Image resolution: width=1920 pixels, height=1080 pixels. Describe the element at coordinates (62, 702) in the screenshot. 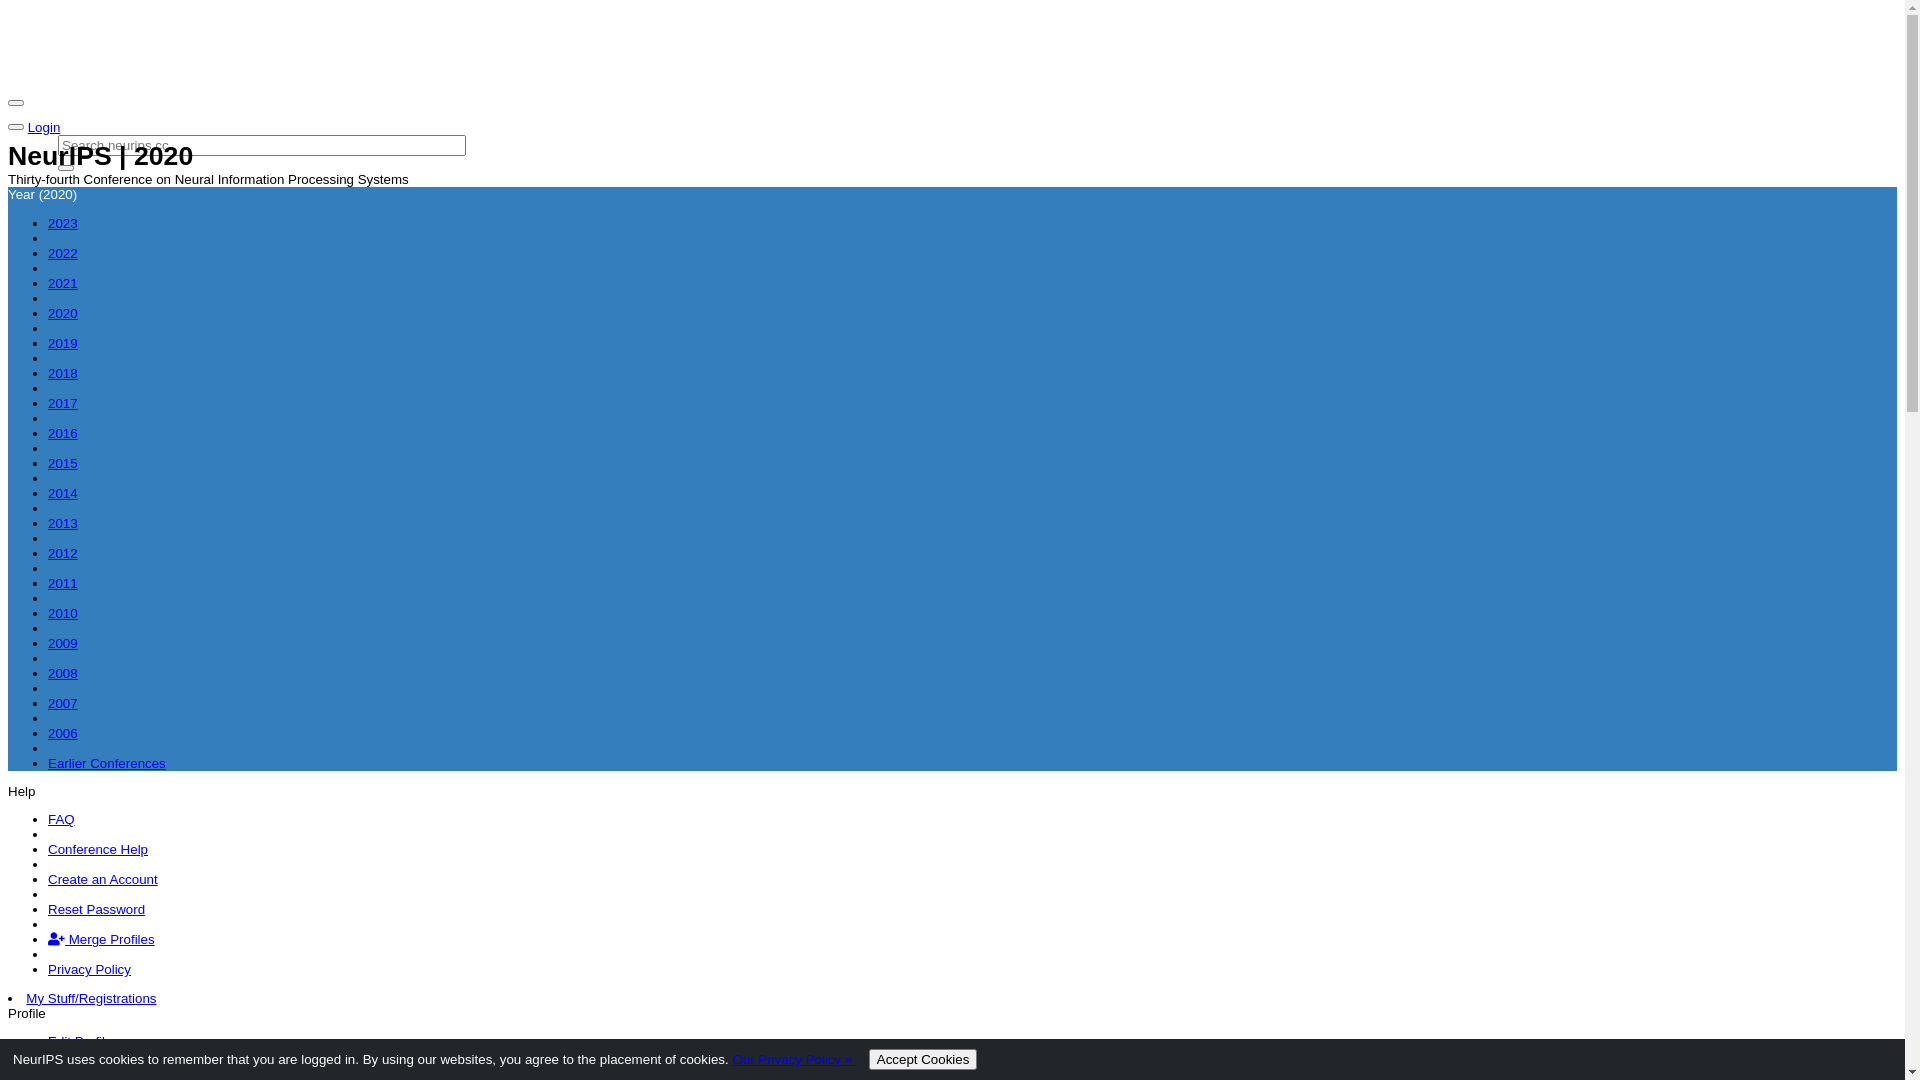

I see `'2007'` at that location.